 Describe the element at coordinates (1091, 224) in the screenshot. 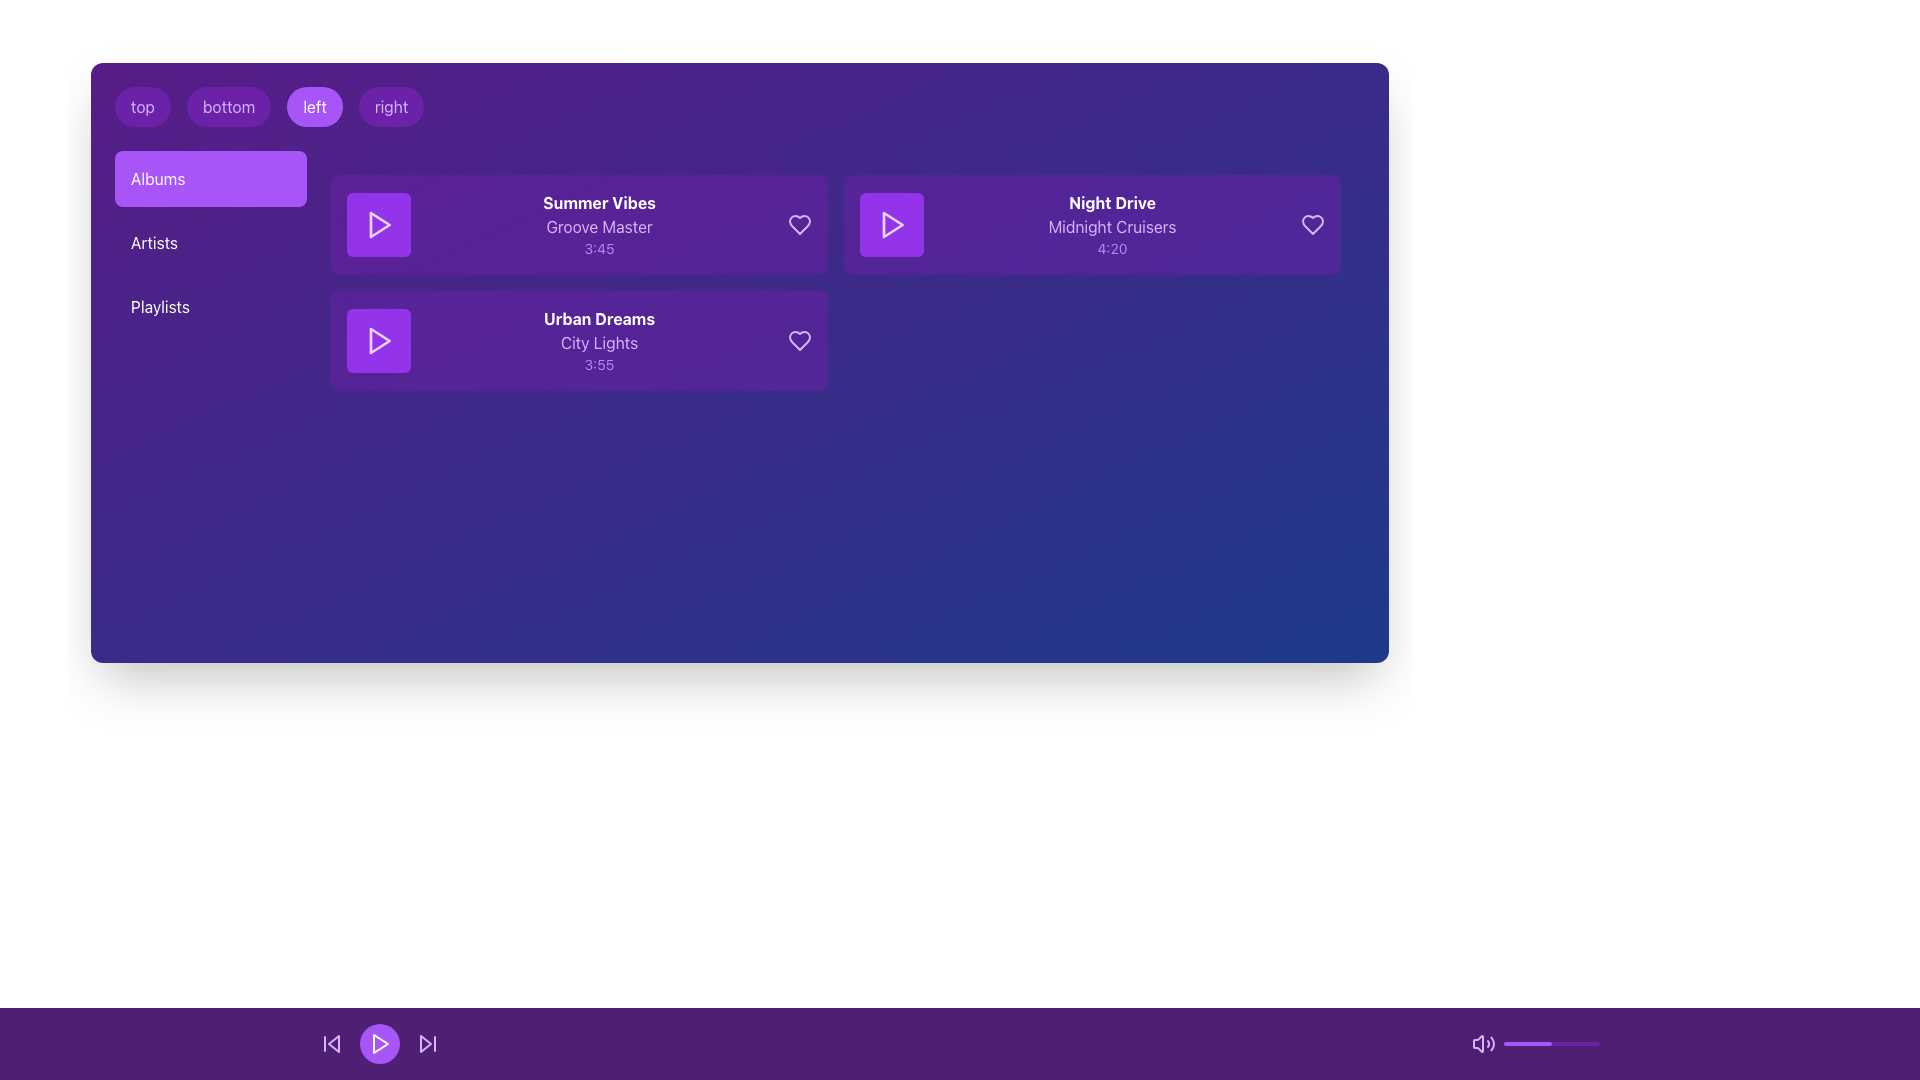

I see `the music track listing card titled 'Night Drive' by 'Midnight Cruisers'` at that location.